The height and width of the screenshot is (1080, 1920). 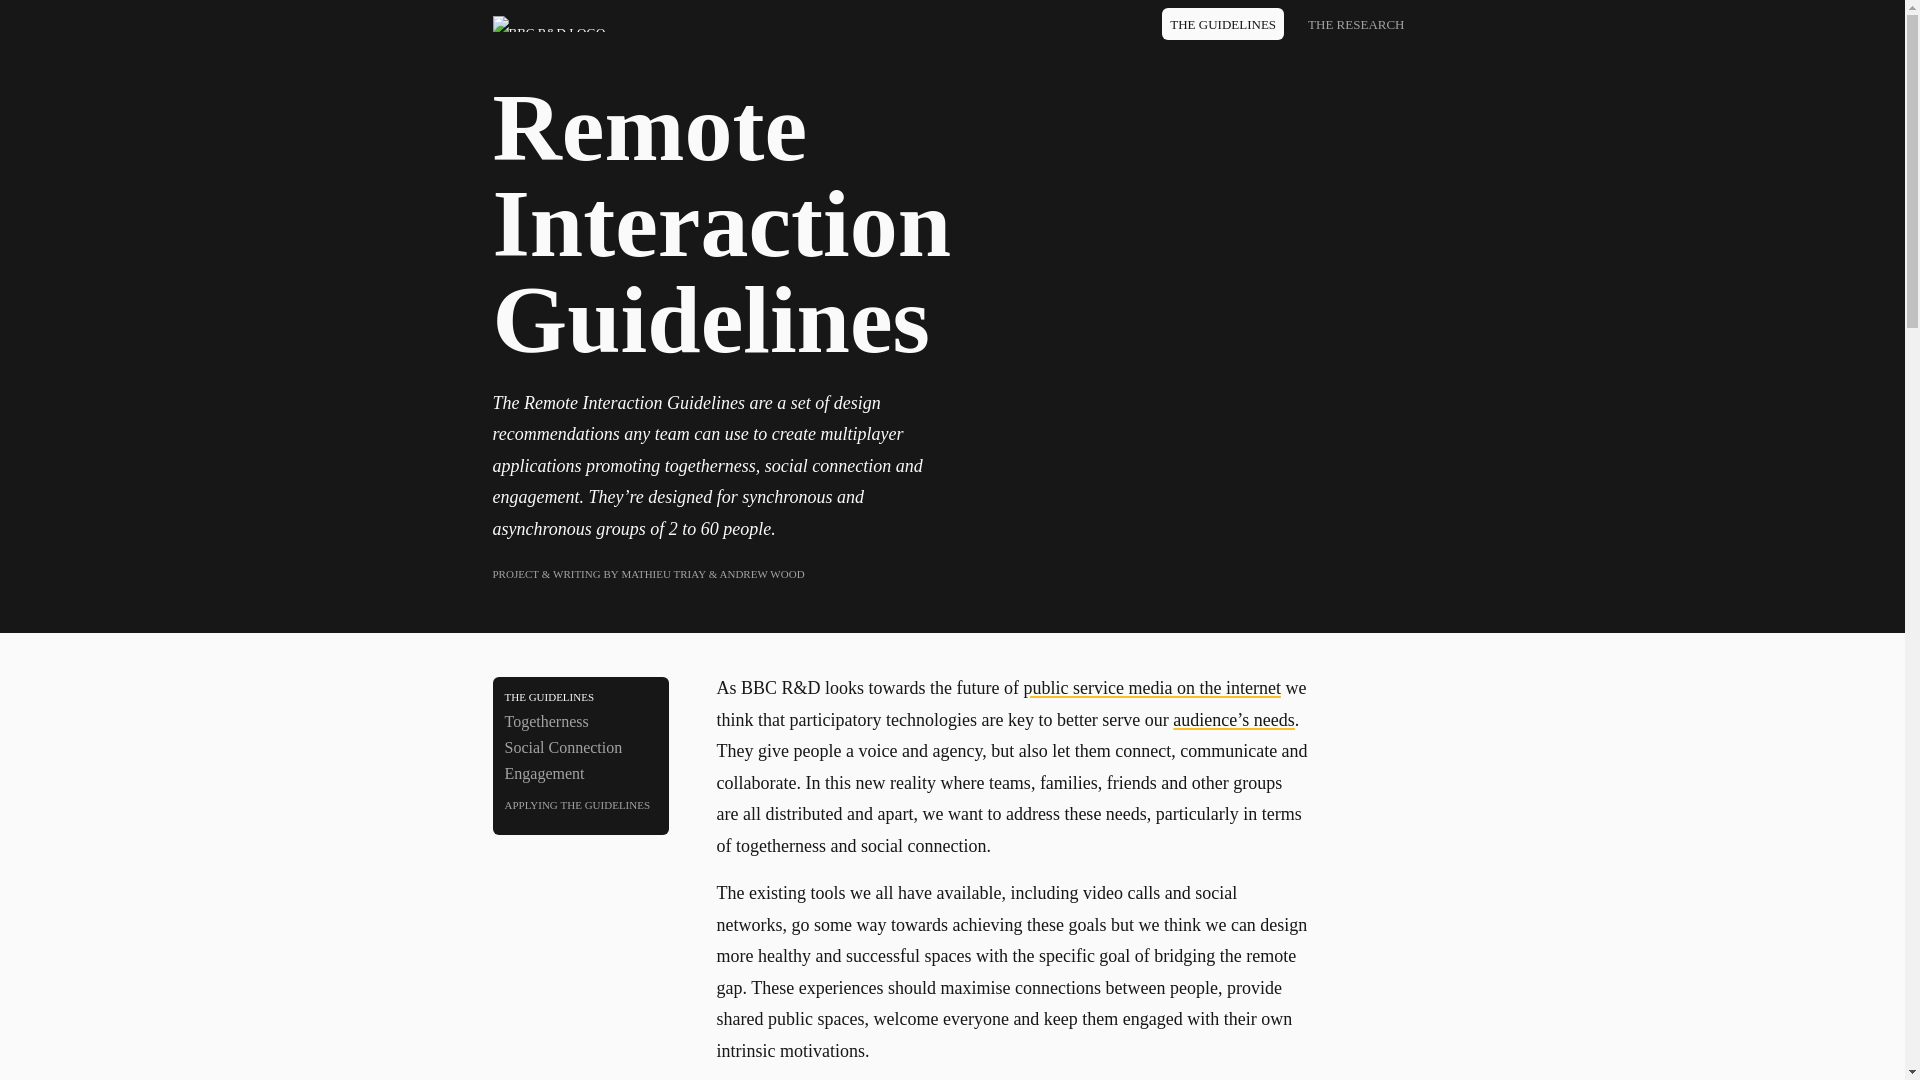 I want to click on 'The Guidelines', so click(x=1222, y=23).